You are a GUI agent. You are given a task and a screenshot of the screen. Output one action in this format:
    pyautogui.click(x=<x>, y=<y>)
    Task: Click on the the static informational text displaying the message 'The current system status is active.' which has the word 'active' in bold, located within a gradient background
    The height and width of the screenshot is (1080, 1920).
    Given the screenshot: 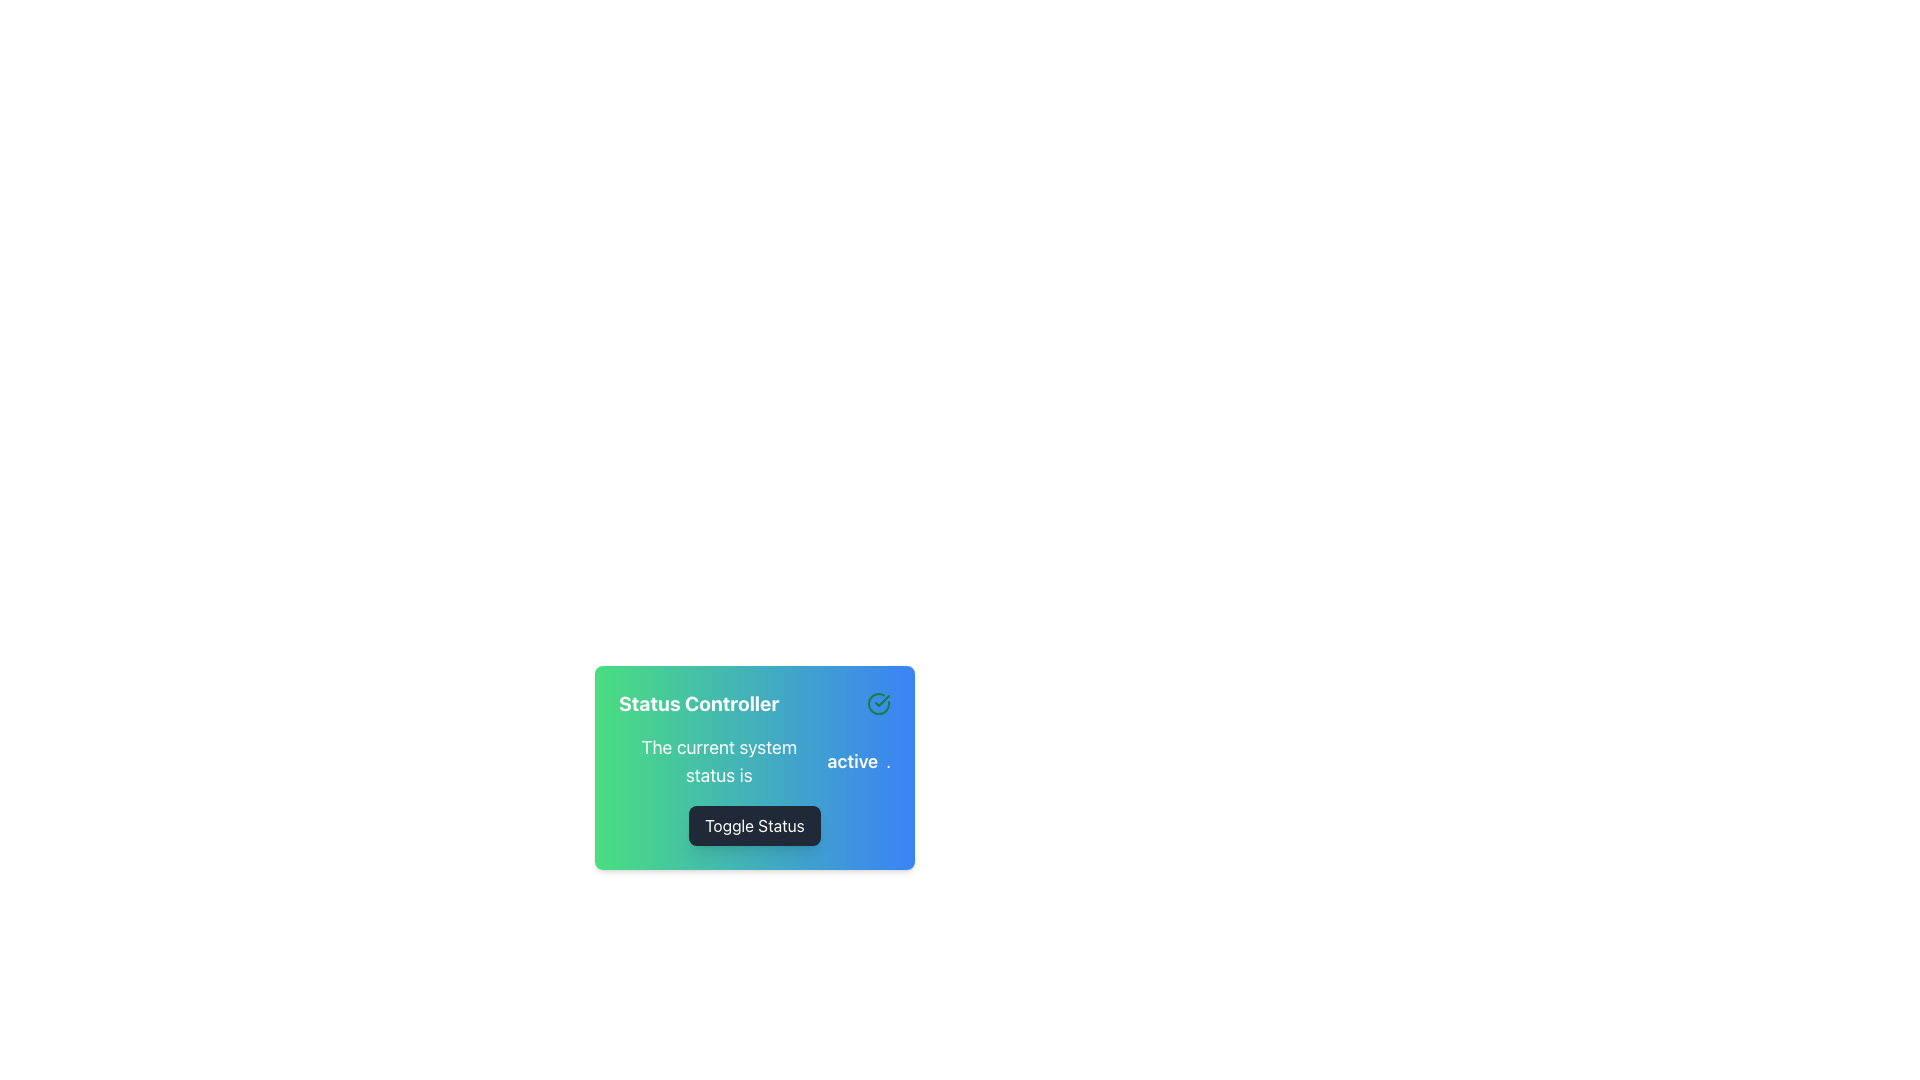 What is the action you would take?
    pyautogui.click(x=753, y=762)
    